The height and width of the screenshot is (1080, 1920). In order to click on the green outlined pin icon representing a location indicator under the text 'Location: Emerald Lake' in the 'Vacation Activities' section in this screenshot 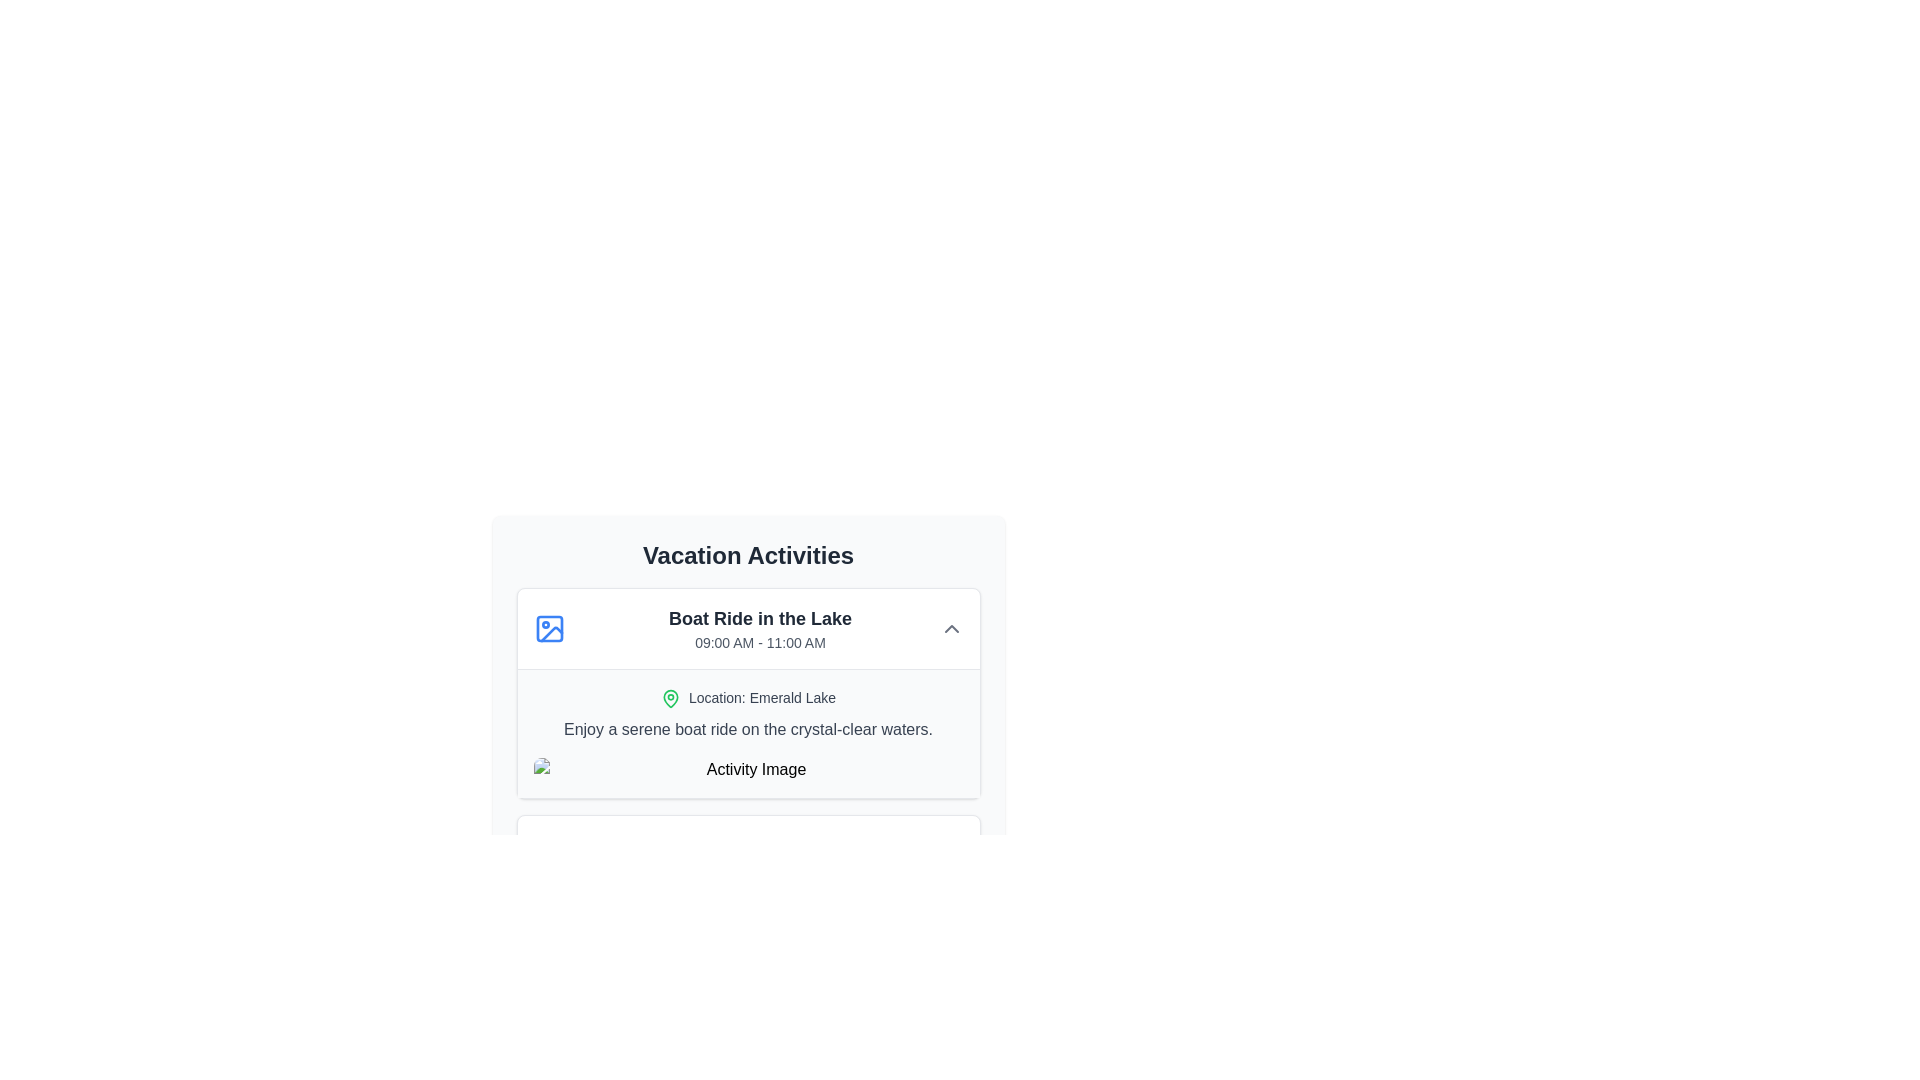, I will do `click(670, 697)`.